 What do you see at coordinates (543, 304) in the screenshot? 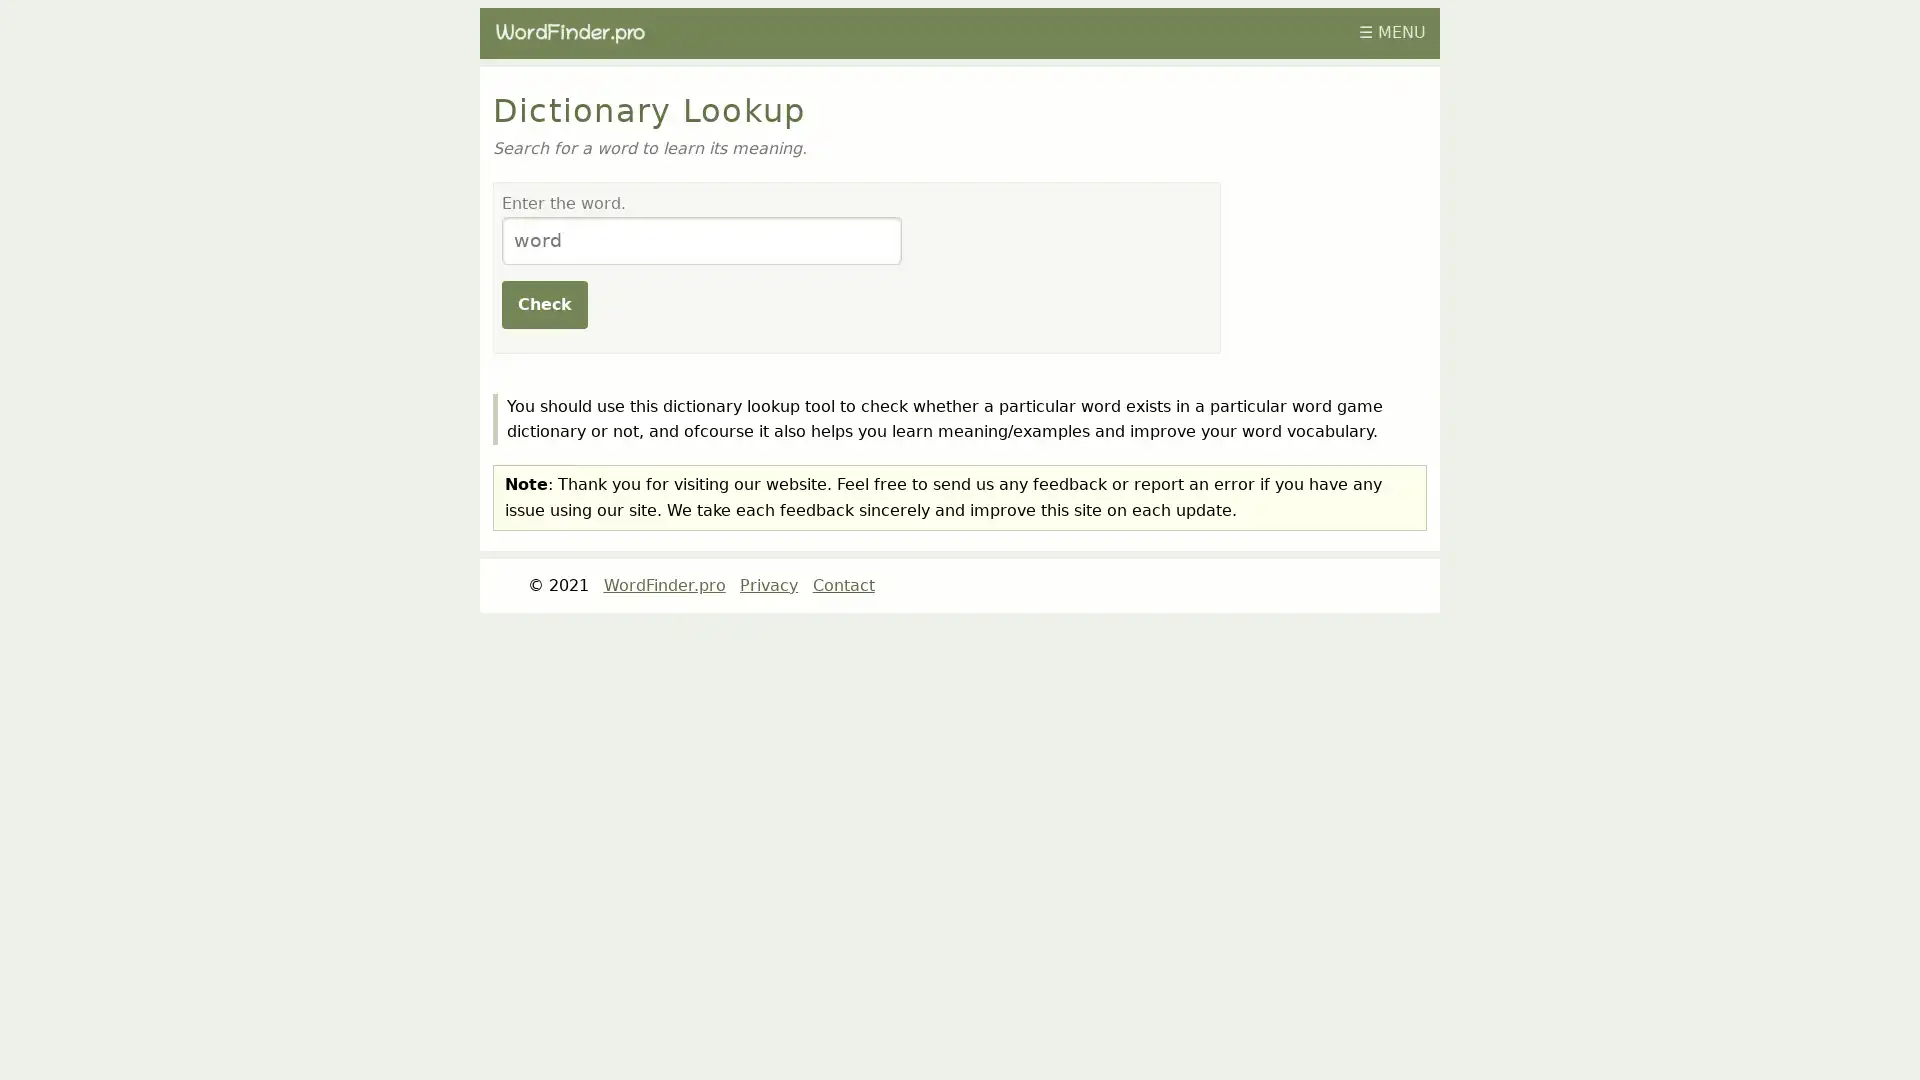
I see `Check` at bounding box center [543, 304].